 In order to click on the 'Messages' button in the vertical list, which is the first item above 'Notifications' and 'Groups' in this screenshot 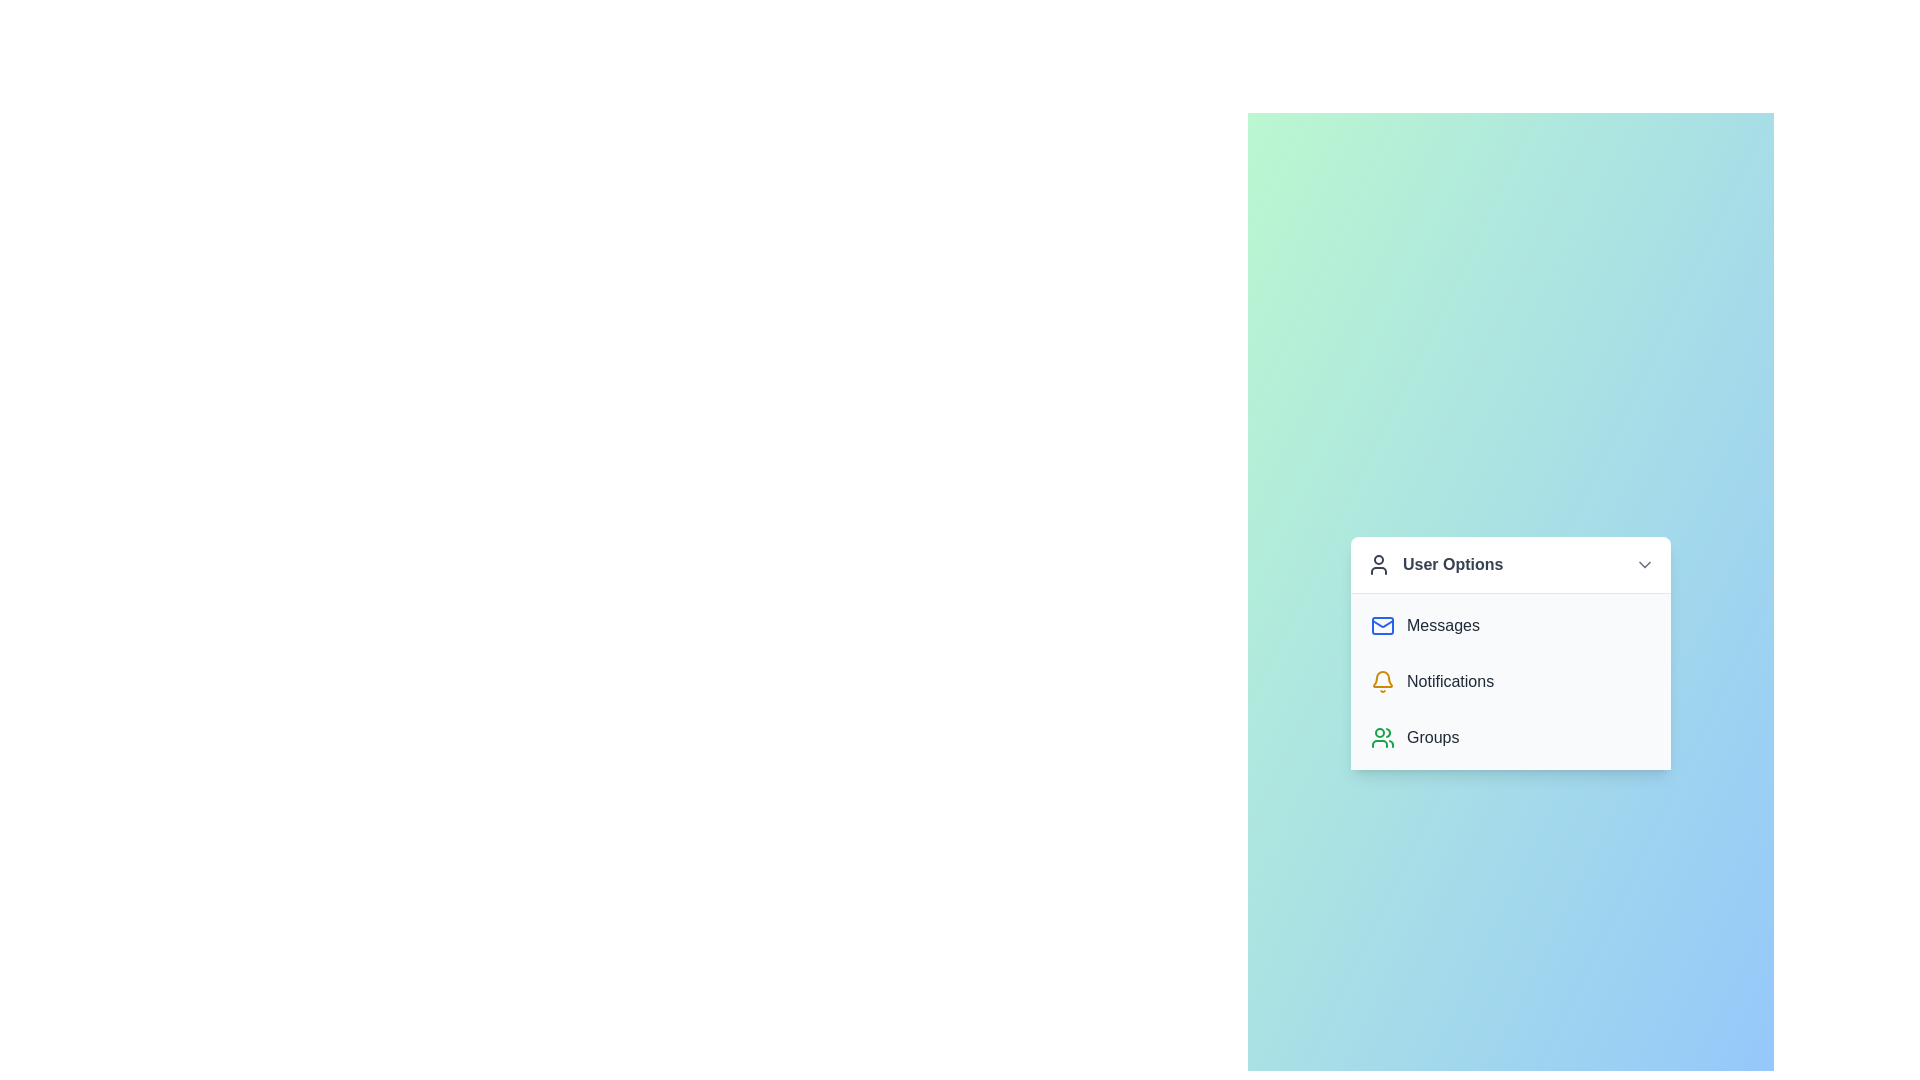, I will do `click(1511, 623)`.